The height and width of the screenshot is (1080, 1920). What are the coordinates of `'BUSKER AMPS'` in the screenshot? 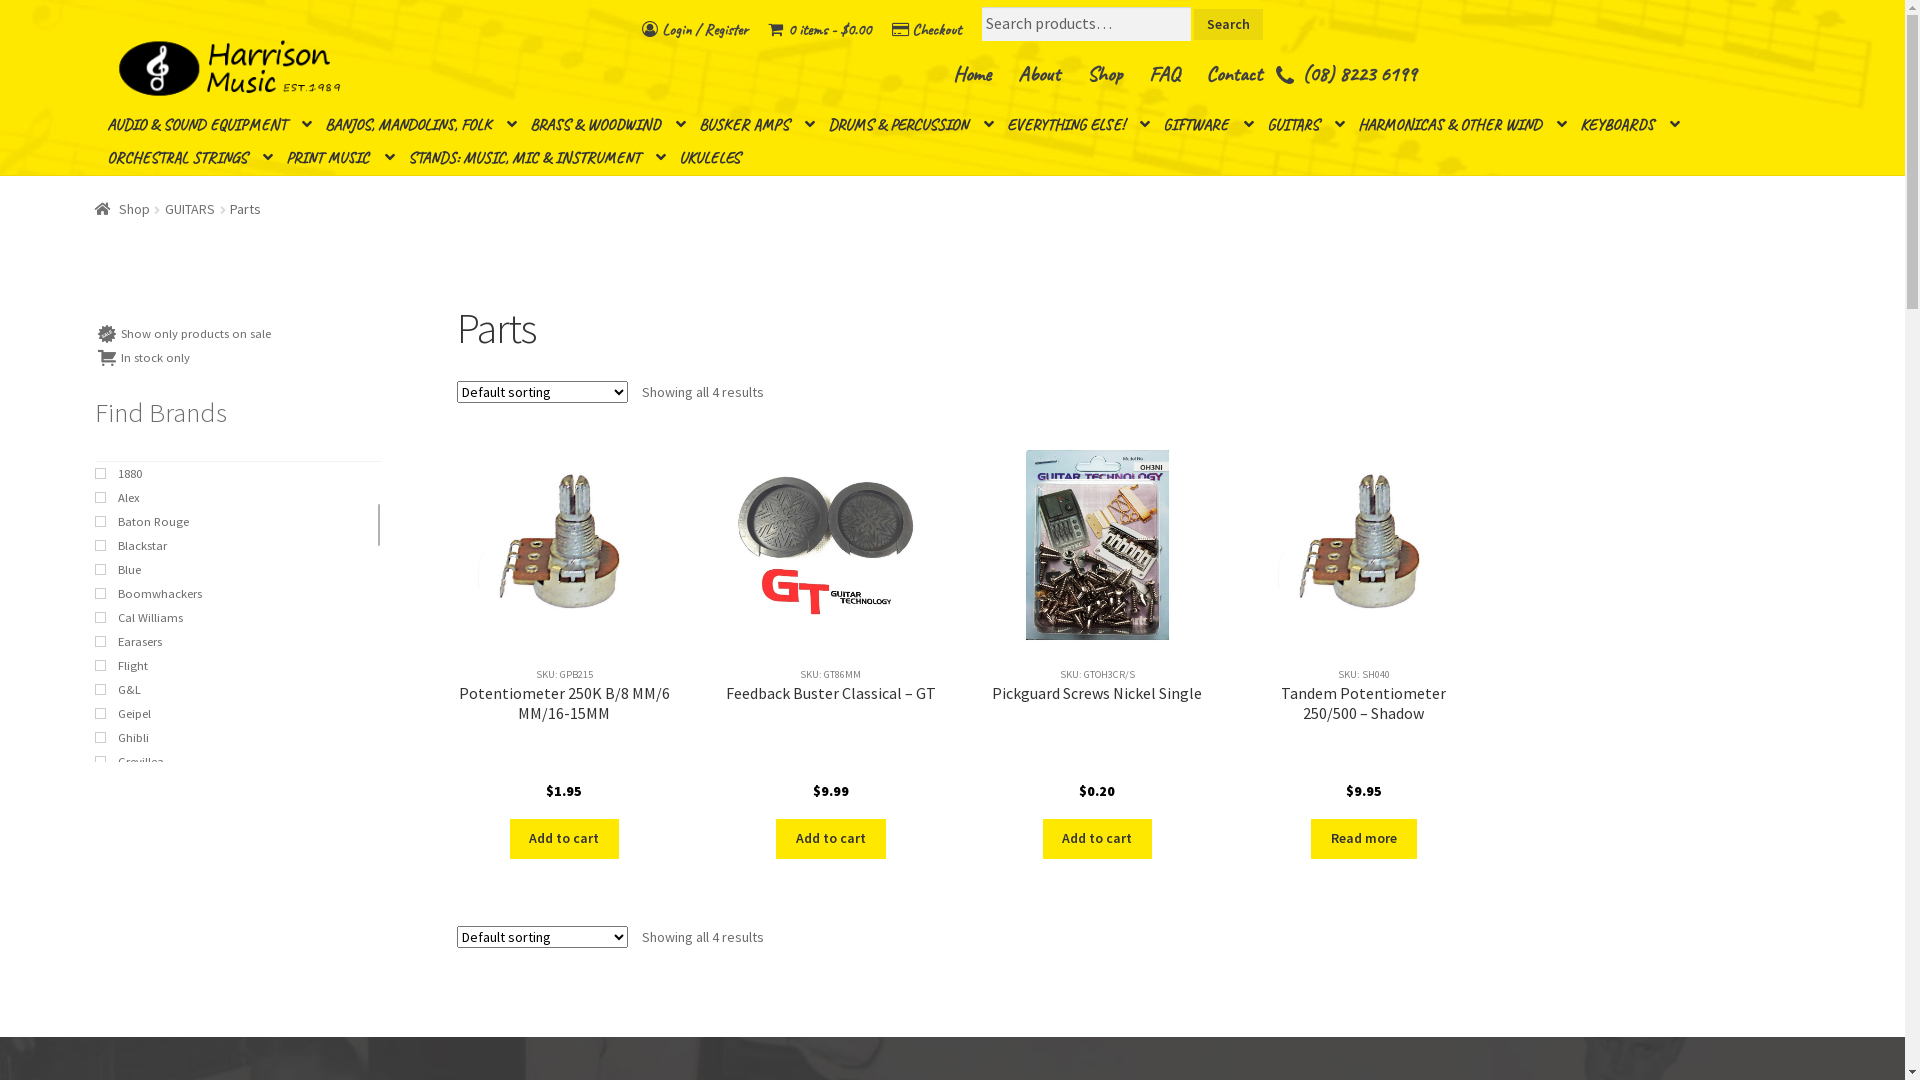 It's located at (756, 125).